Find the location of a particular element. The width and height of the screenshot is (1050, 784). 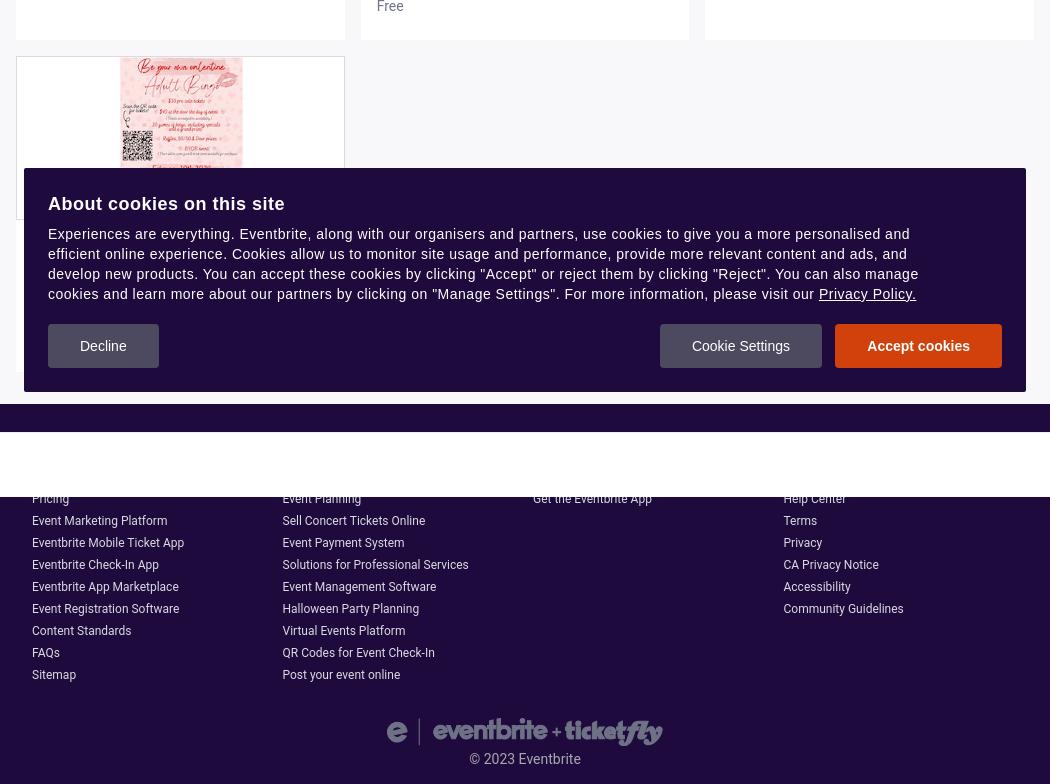

'Event Payment System' is located at coordinates (342, 542).